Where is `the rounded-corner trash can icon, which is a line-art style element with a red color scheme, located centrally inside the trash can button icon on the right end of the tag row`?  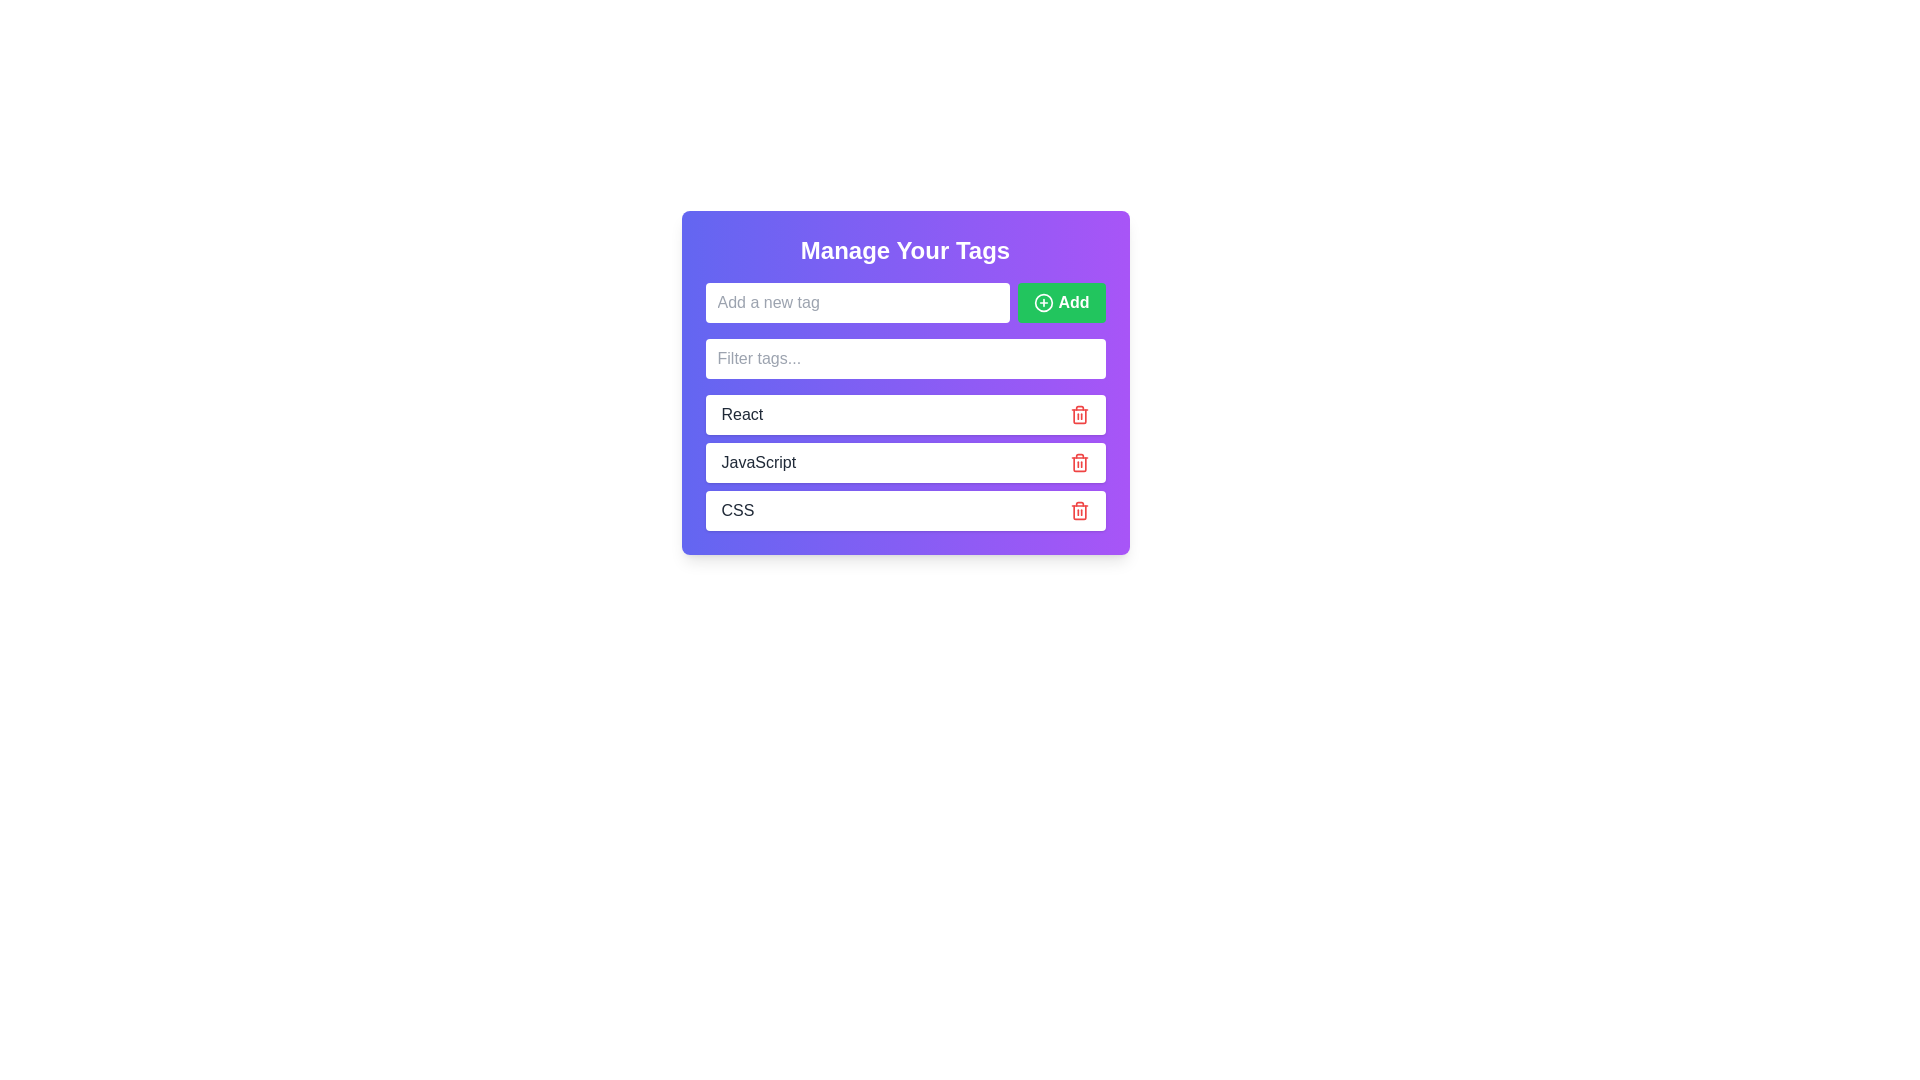 the rounded-corner trash can icon, which is a line-art style element with a red color scheme, located centrally inside the trash can button icon on the right end of the tag row is located at coordinates (1078, 511).